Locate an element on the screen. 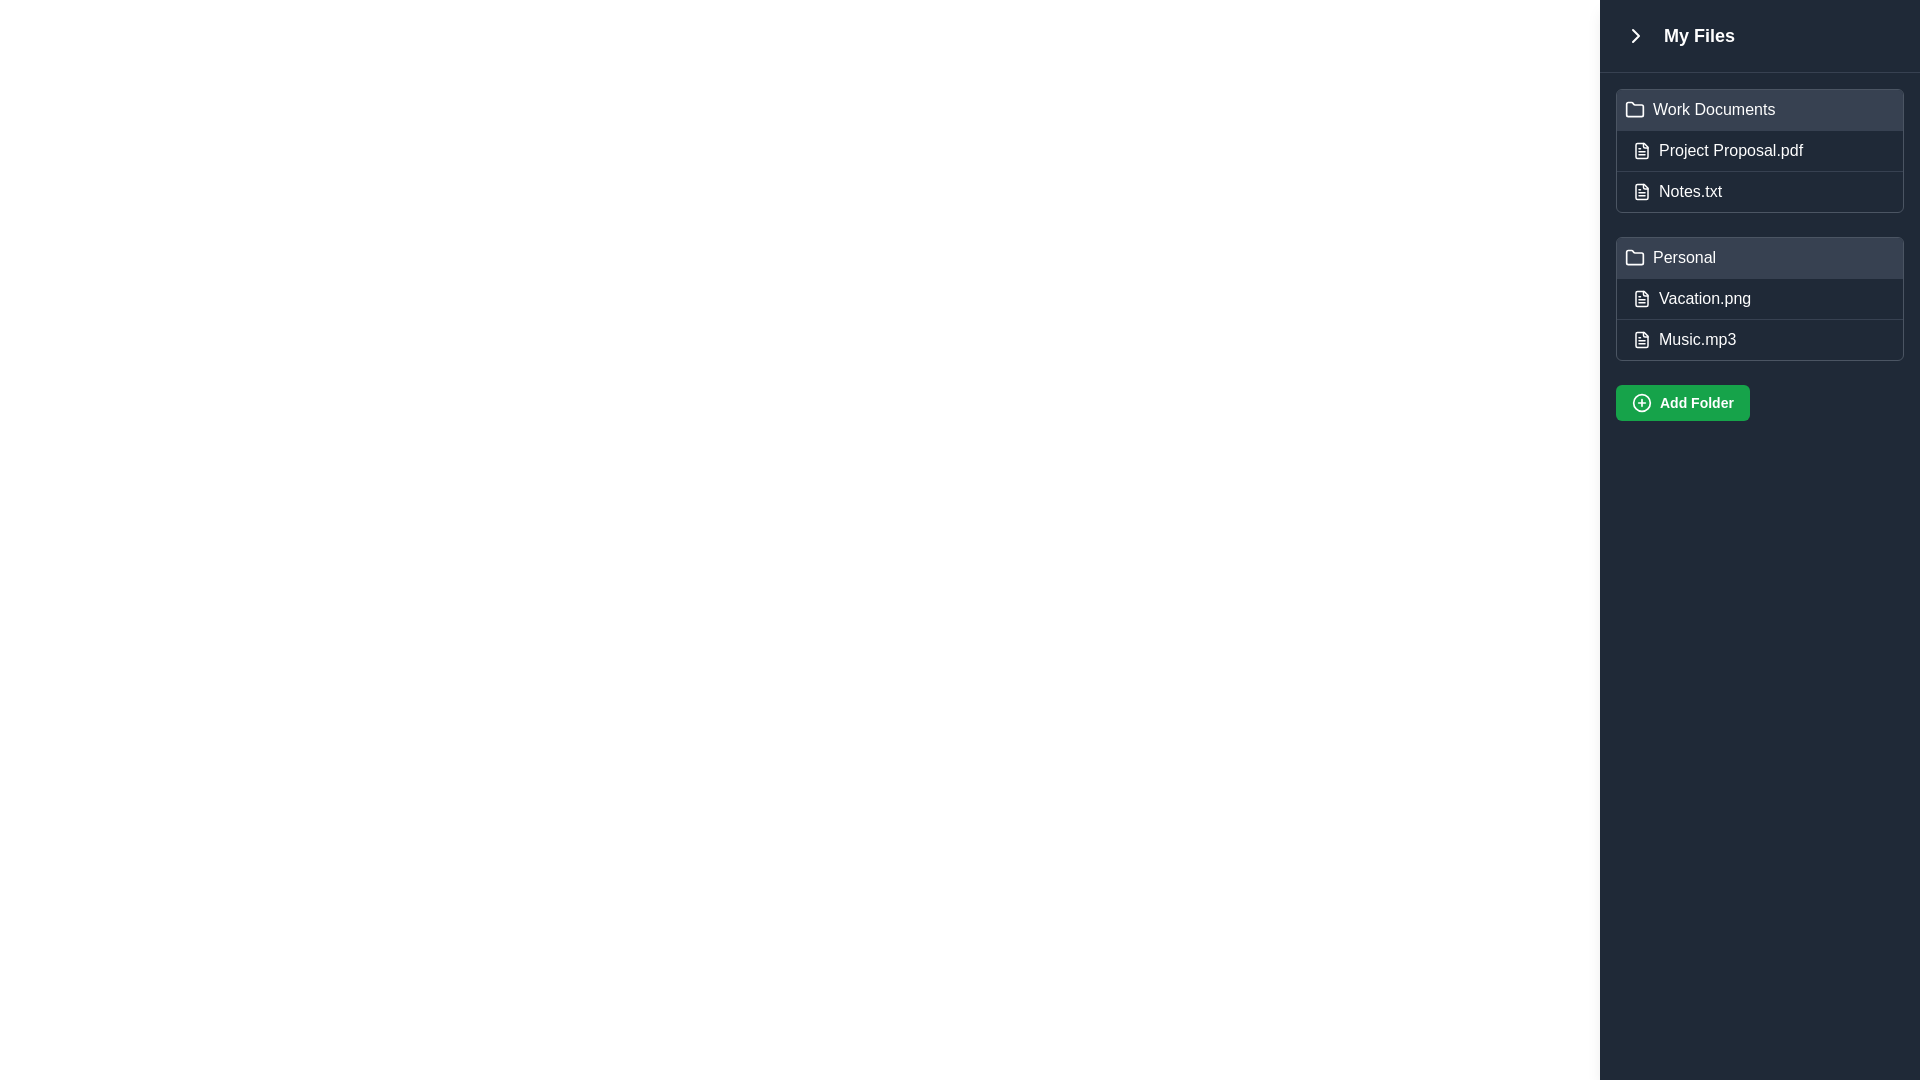 Image resolution: width=1920 pixels, height=1080 pixels. the 'Add Folder' icon, which is an SVG graphic located on the left side of the 'Add Folder' button at the bottom of the sidebar interface is located at coordinates (1641, 402).